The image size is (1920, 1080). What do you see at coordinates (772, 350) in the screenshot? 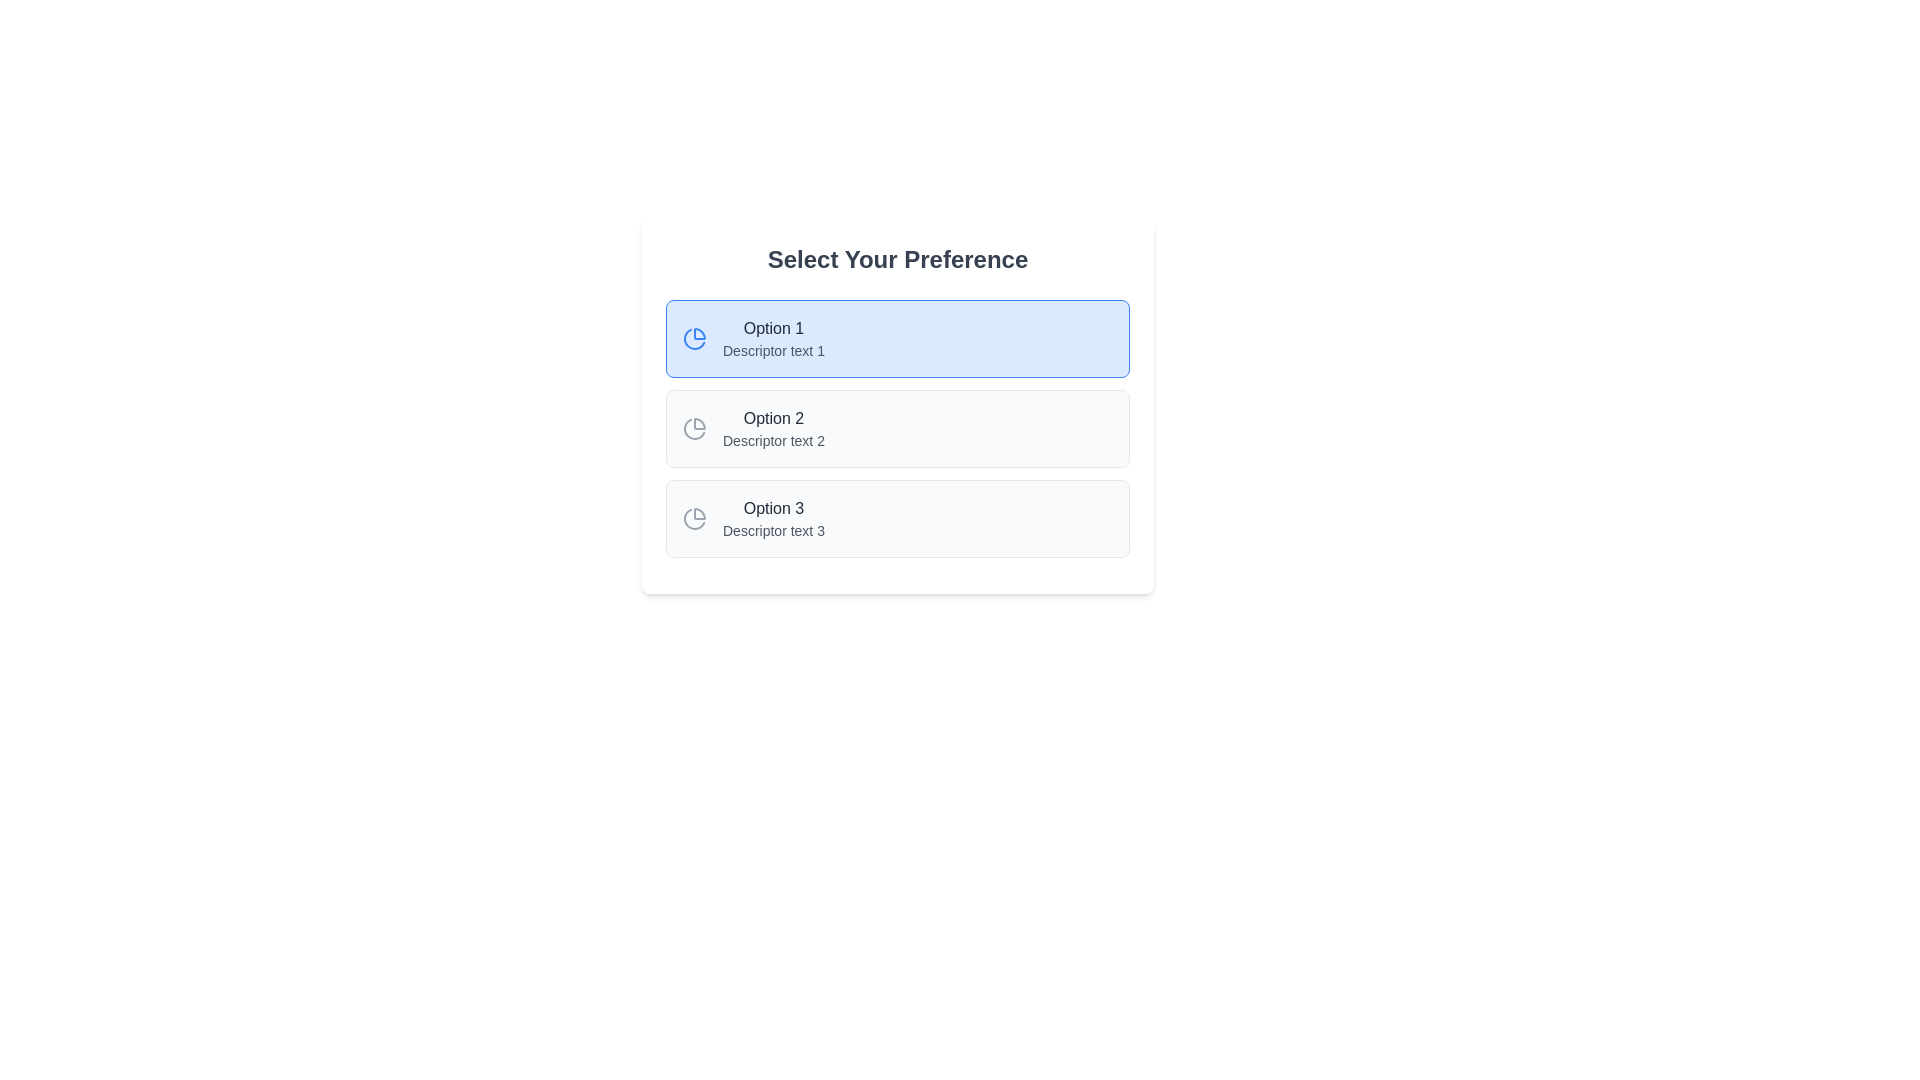
I see `the descriptive text label for 'Option 1' located beneath its title in the first card of selectable options` at bounding box center [772, 350].